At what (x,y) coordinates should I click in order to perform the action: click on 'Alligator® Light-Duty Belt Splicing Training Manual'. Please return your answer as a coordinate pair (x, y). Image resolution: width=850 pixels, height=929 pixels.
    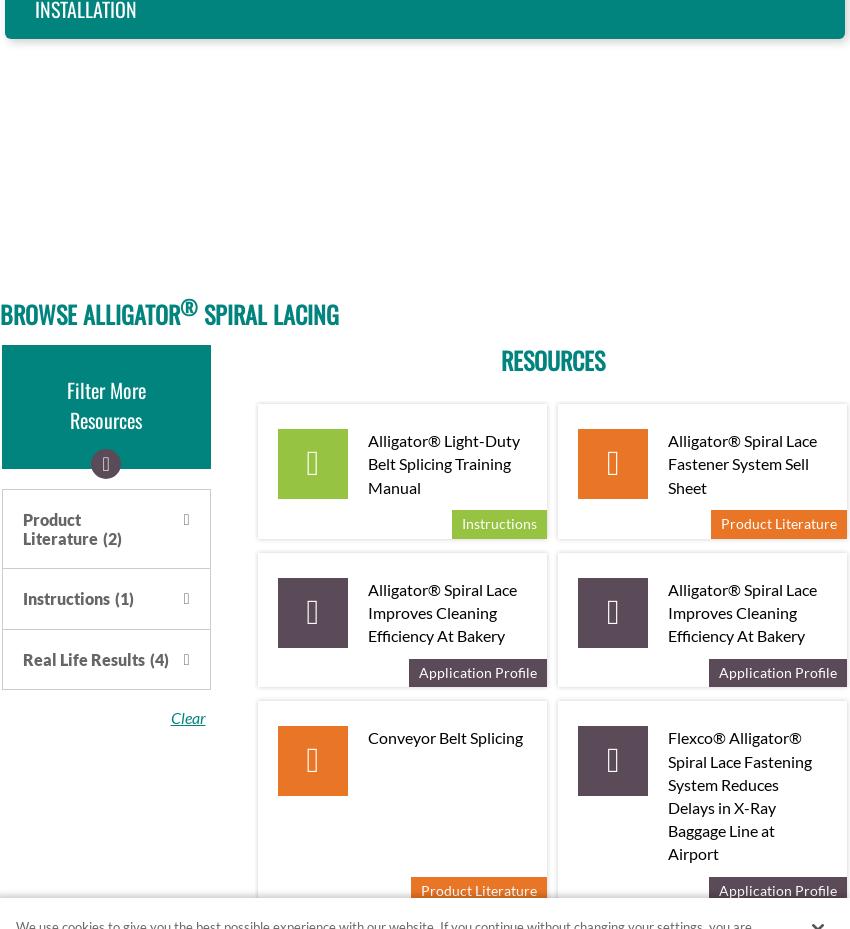
    Looking at the image, I should click on (443, 462).